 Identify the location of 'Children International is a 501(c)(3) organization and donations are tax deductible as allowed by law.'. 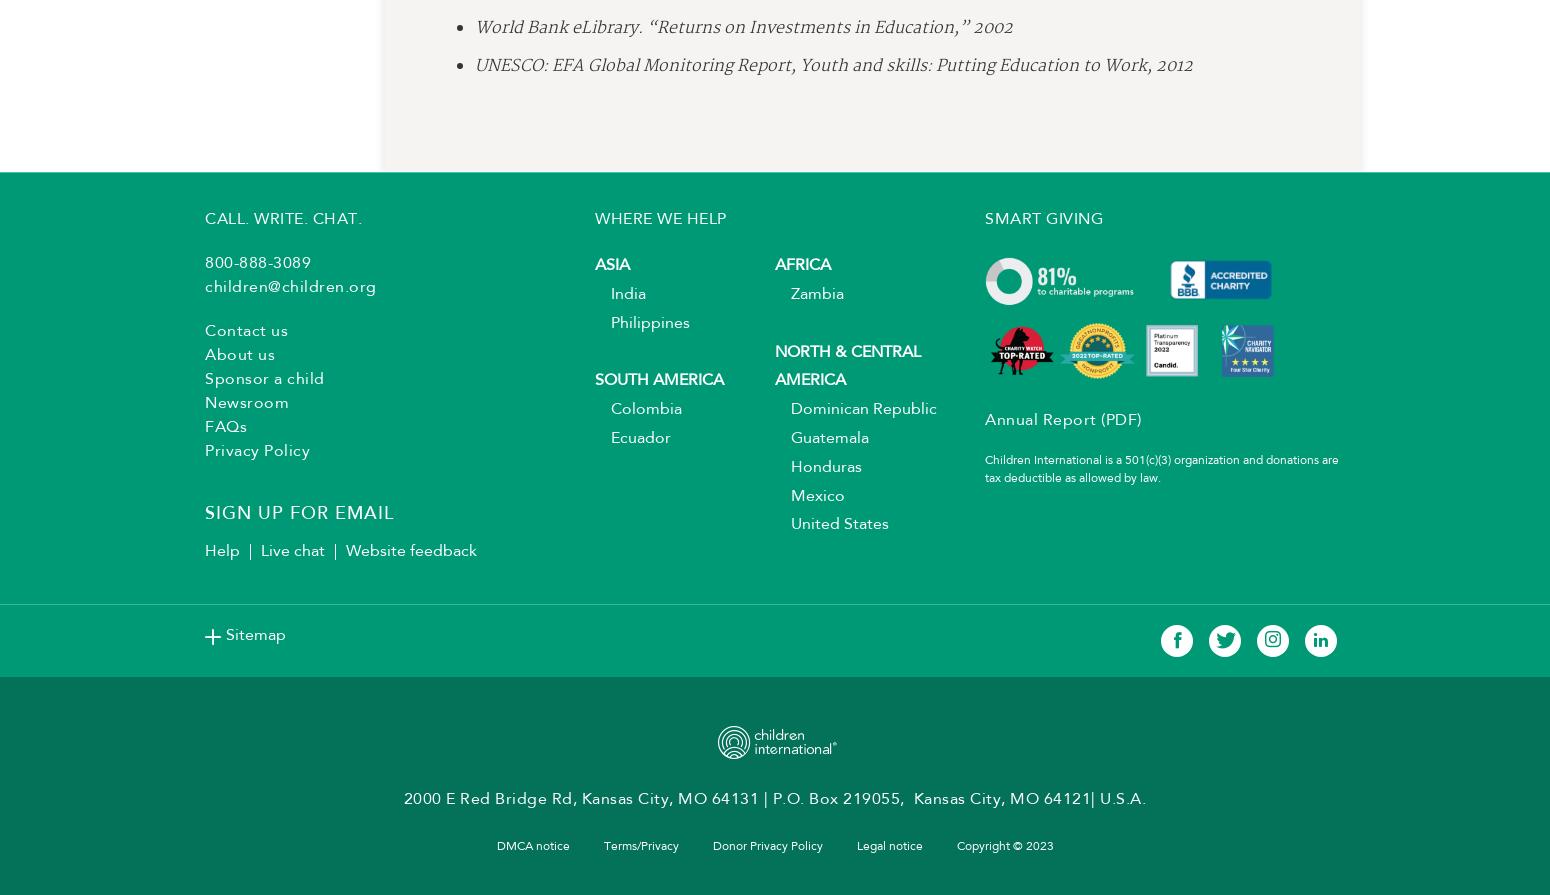
(984, 476).